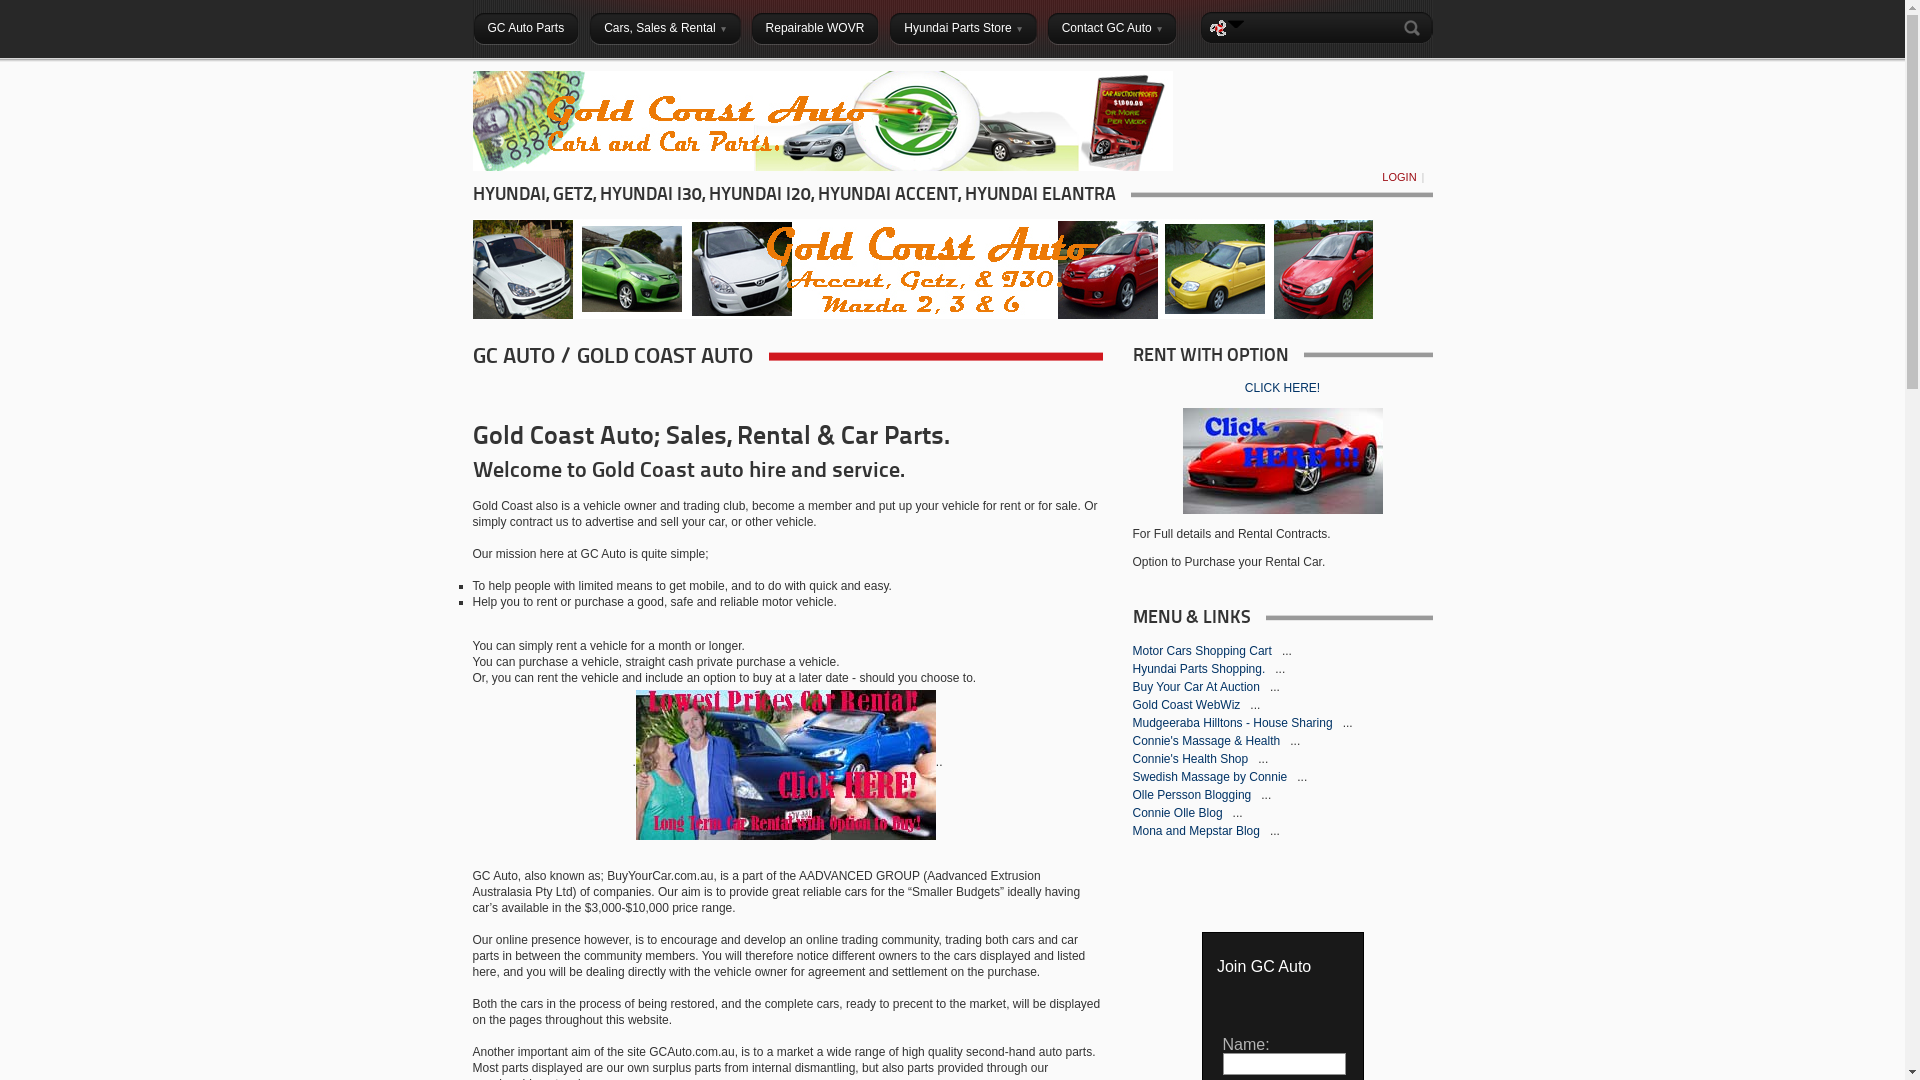 This screenshot has height=1080, width=1920. I want to click on 'Hyundai Parts Shopping.', so click(1200, 668).